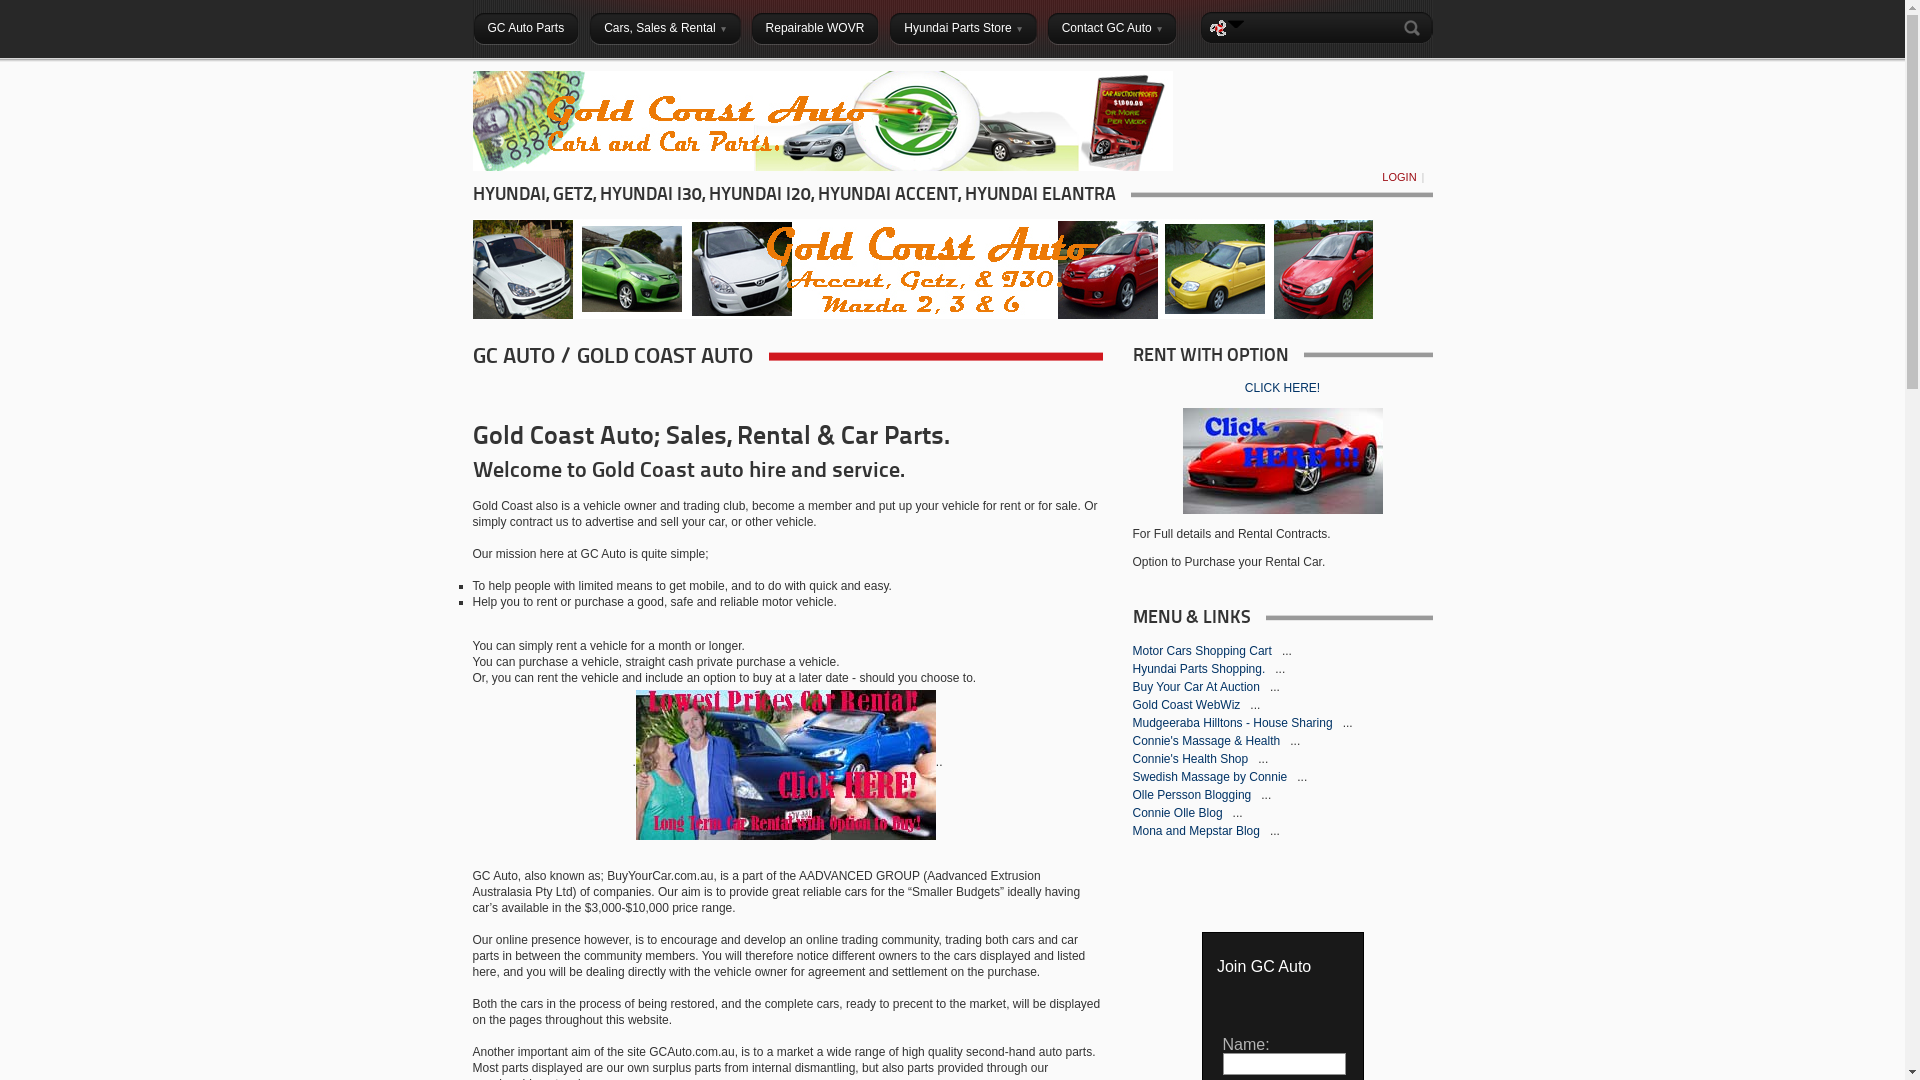 This screenshot has height=1080, width=1920. I want to click on 'Hyundai Parts Shopping.', so click(1200, 668).